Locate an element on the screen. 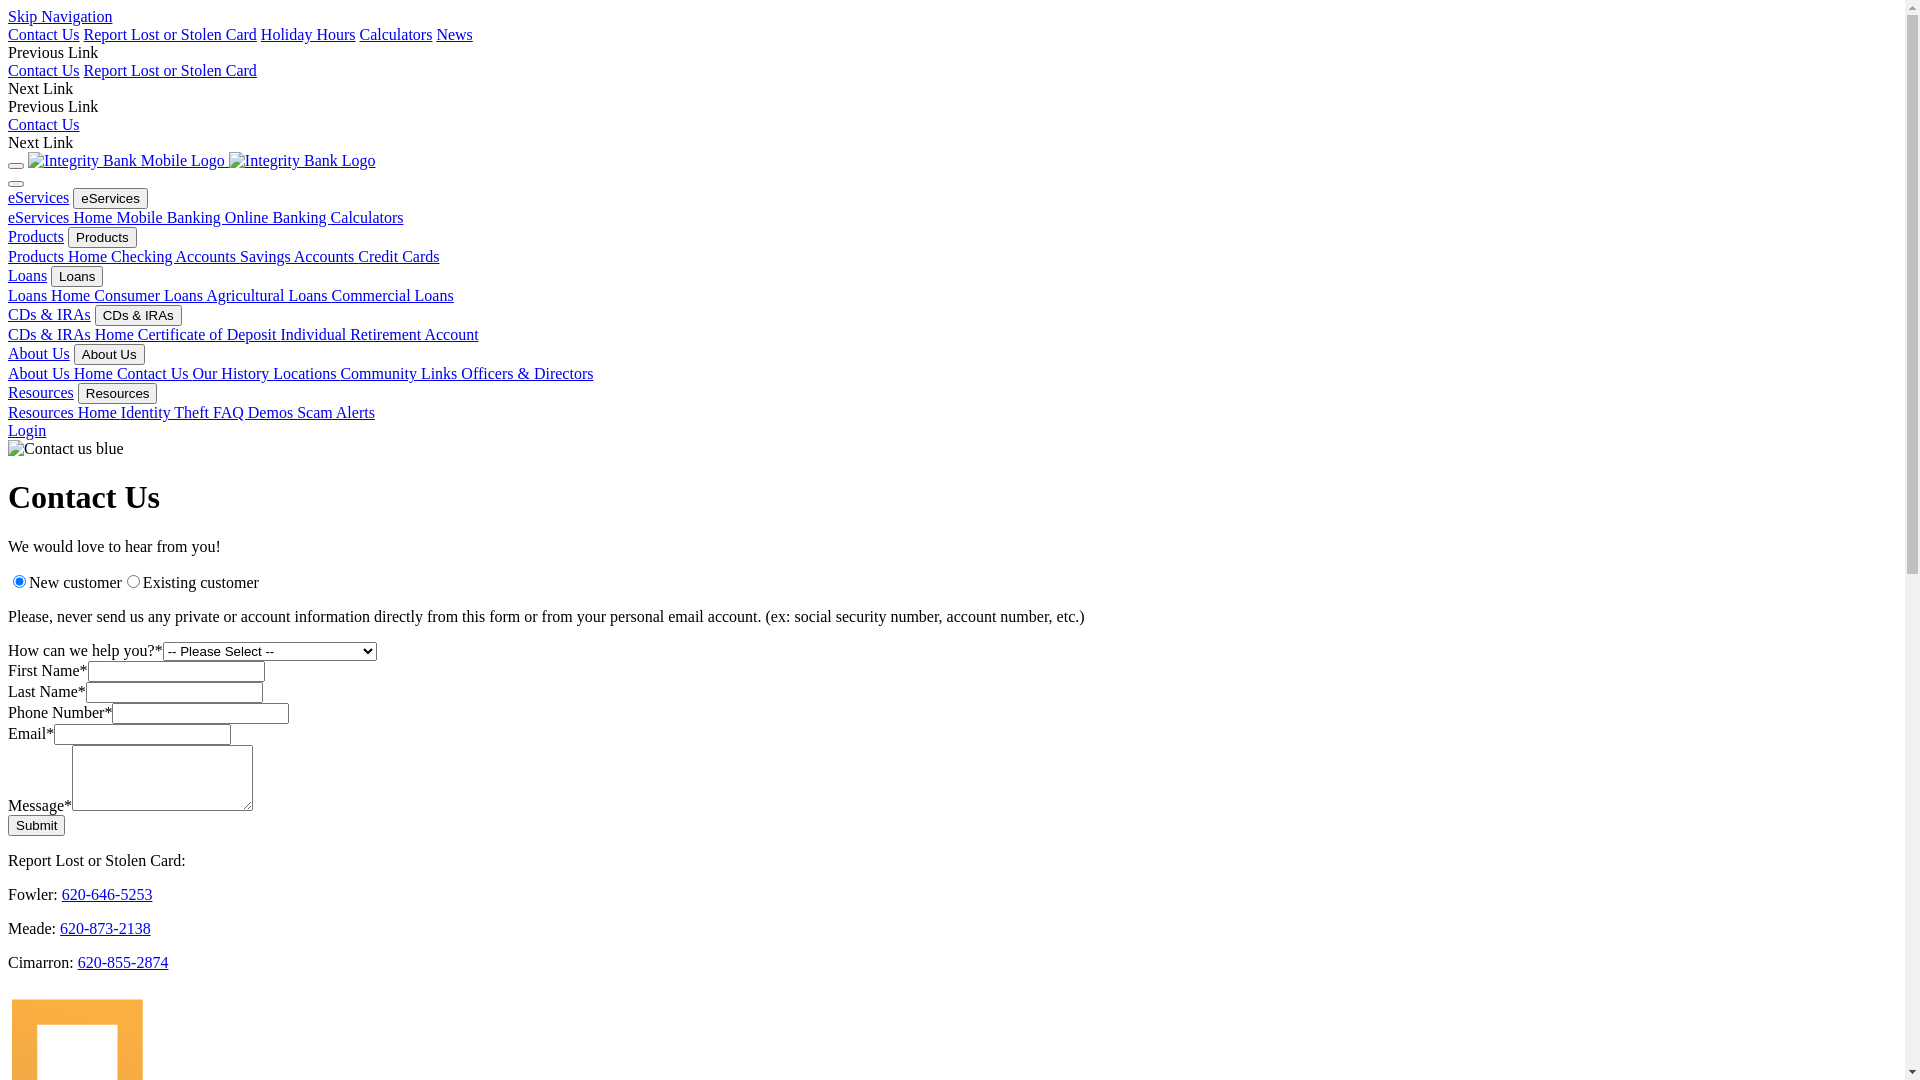  'Report Lost or Stolen Card' is located at coordinates (170, 69).